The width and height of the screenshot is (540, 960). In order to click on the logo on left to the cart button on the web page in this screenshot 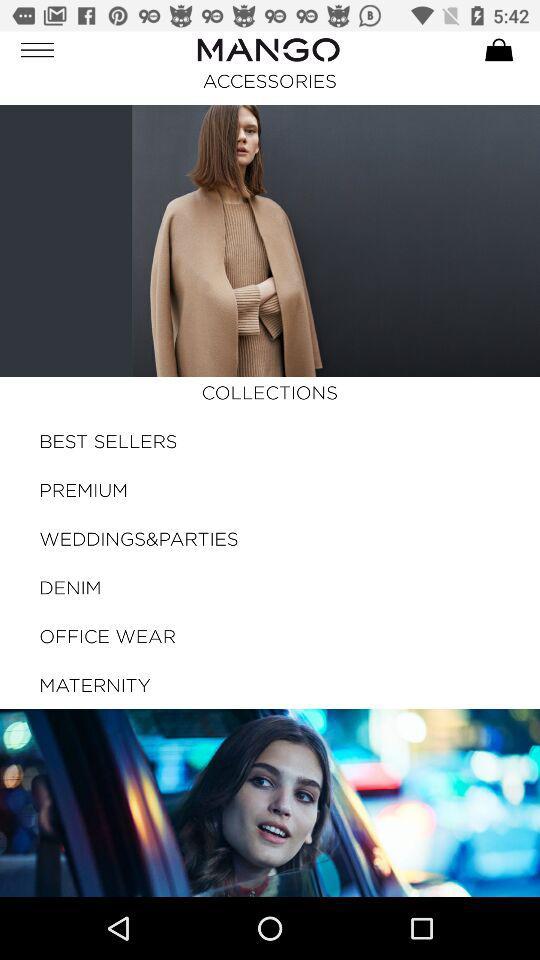, I will do `click(268, 49)`.